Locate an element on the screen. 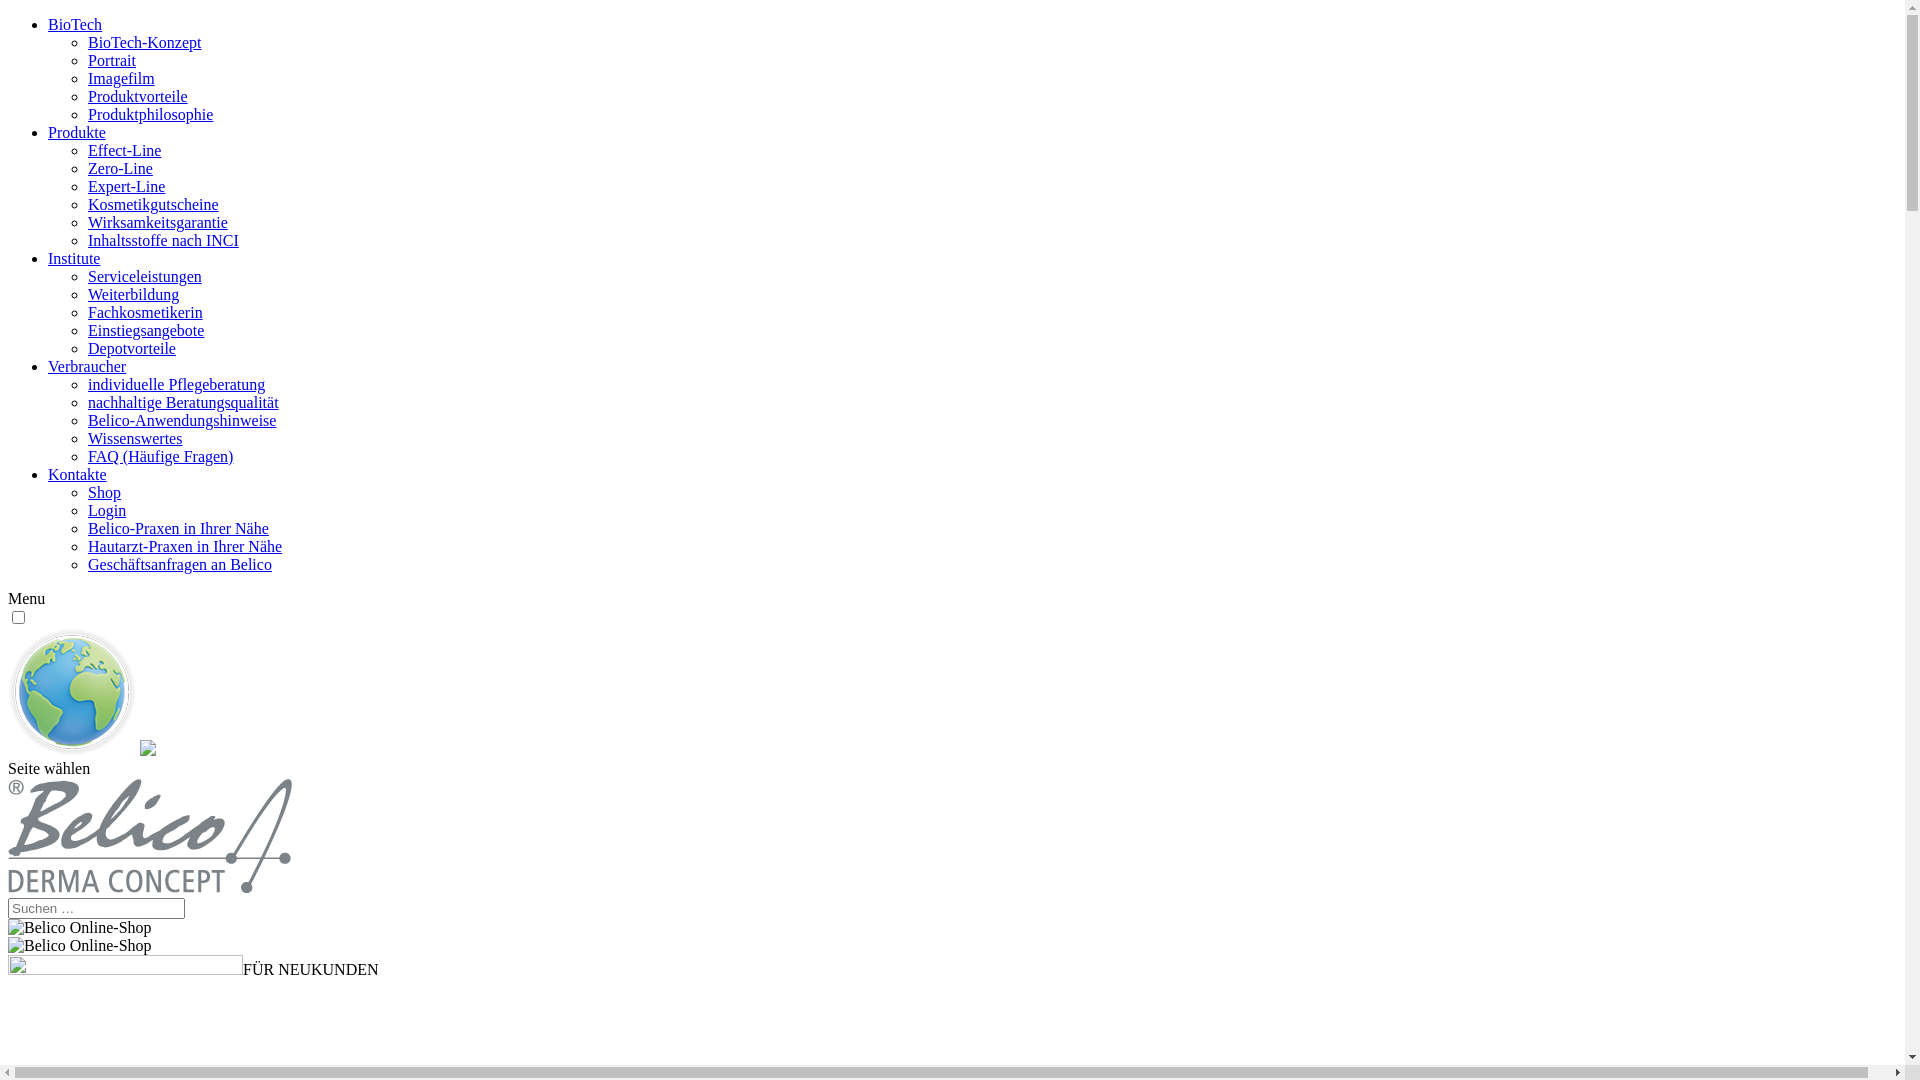 This screenshot has width=1920, height=1080. 'Einstiegsangebote' is located at coordinates (144, 329).